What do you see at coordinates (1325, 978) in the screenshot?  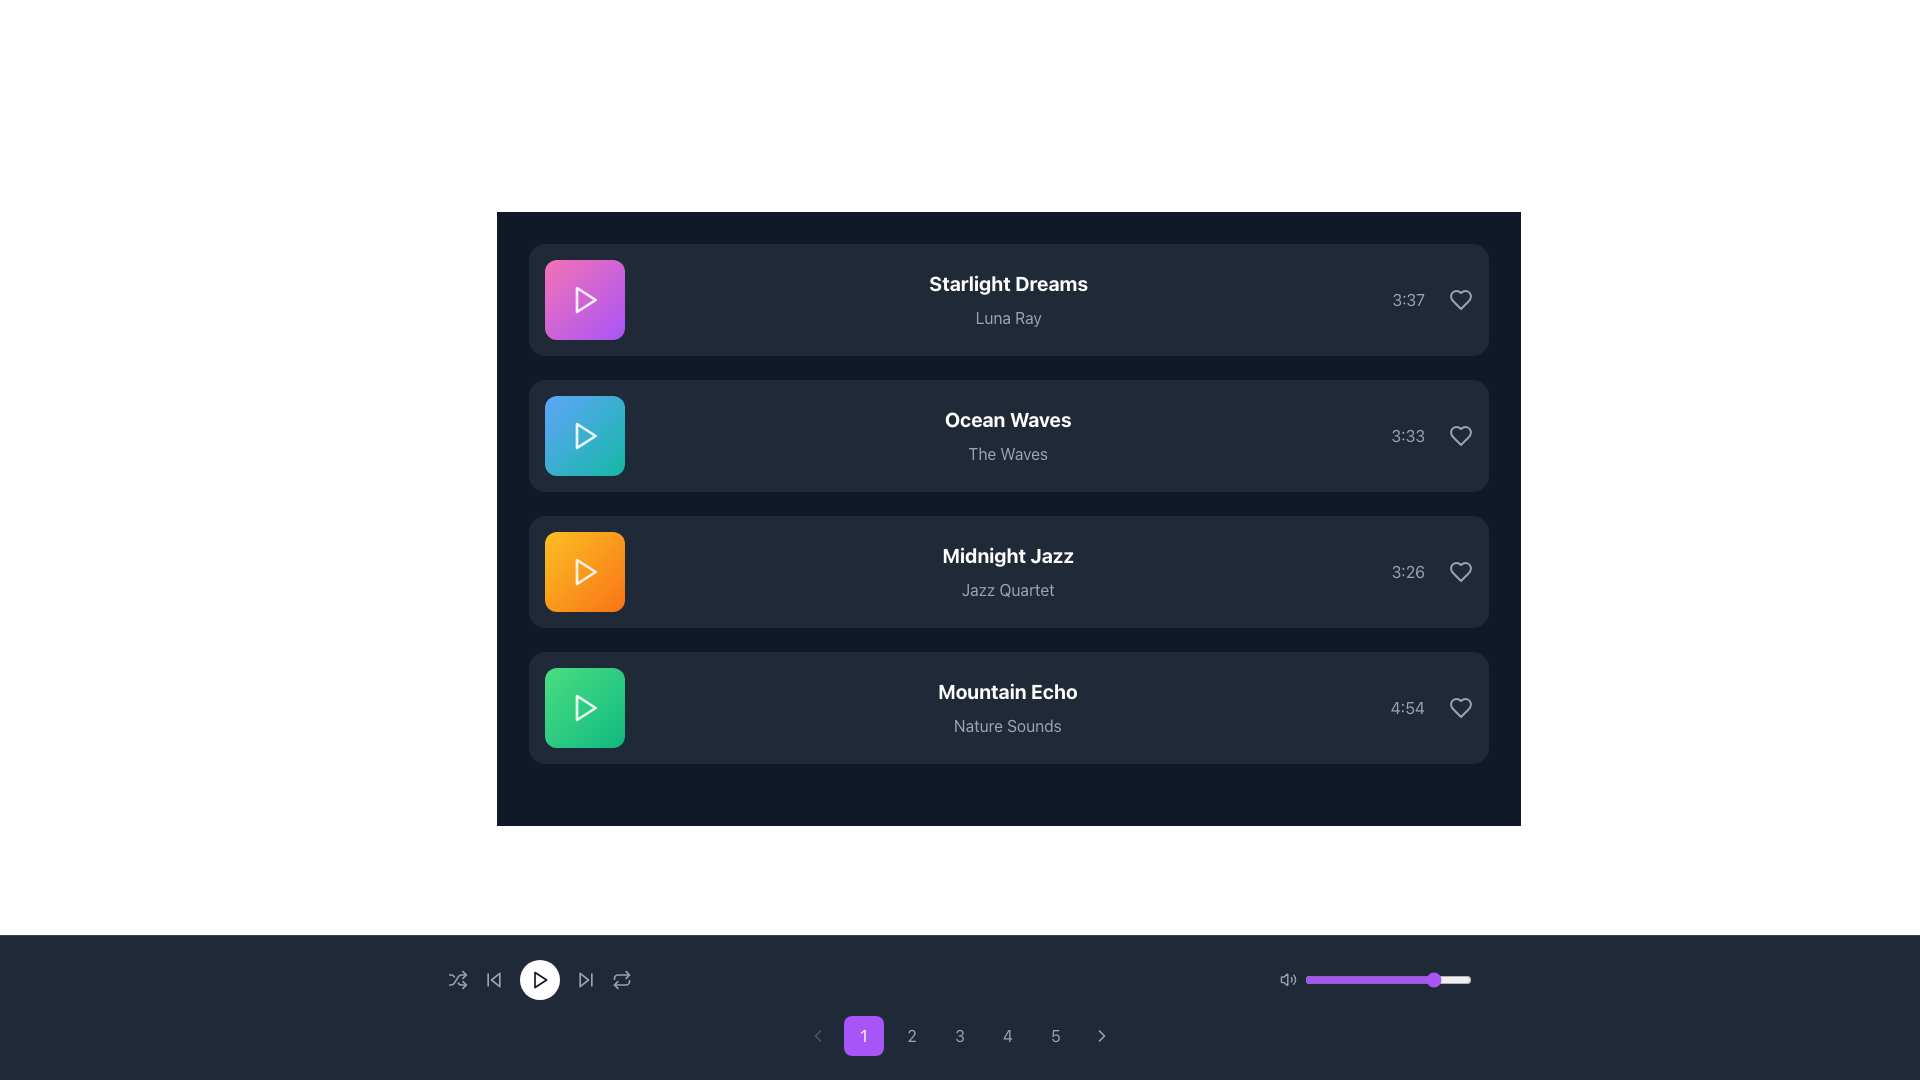 I see `the volume` at bounding box center [1325, 978].